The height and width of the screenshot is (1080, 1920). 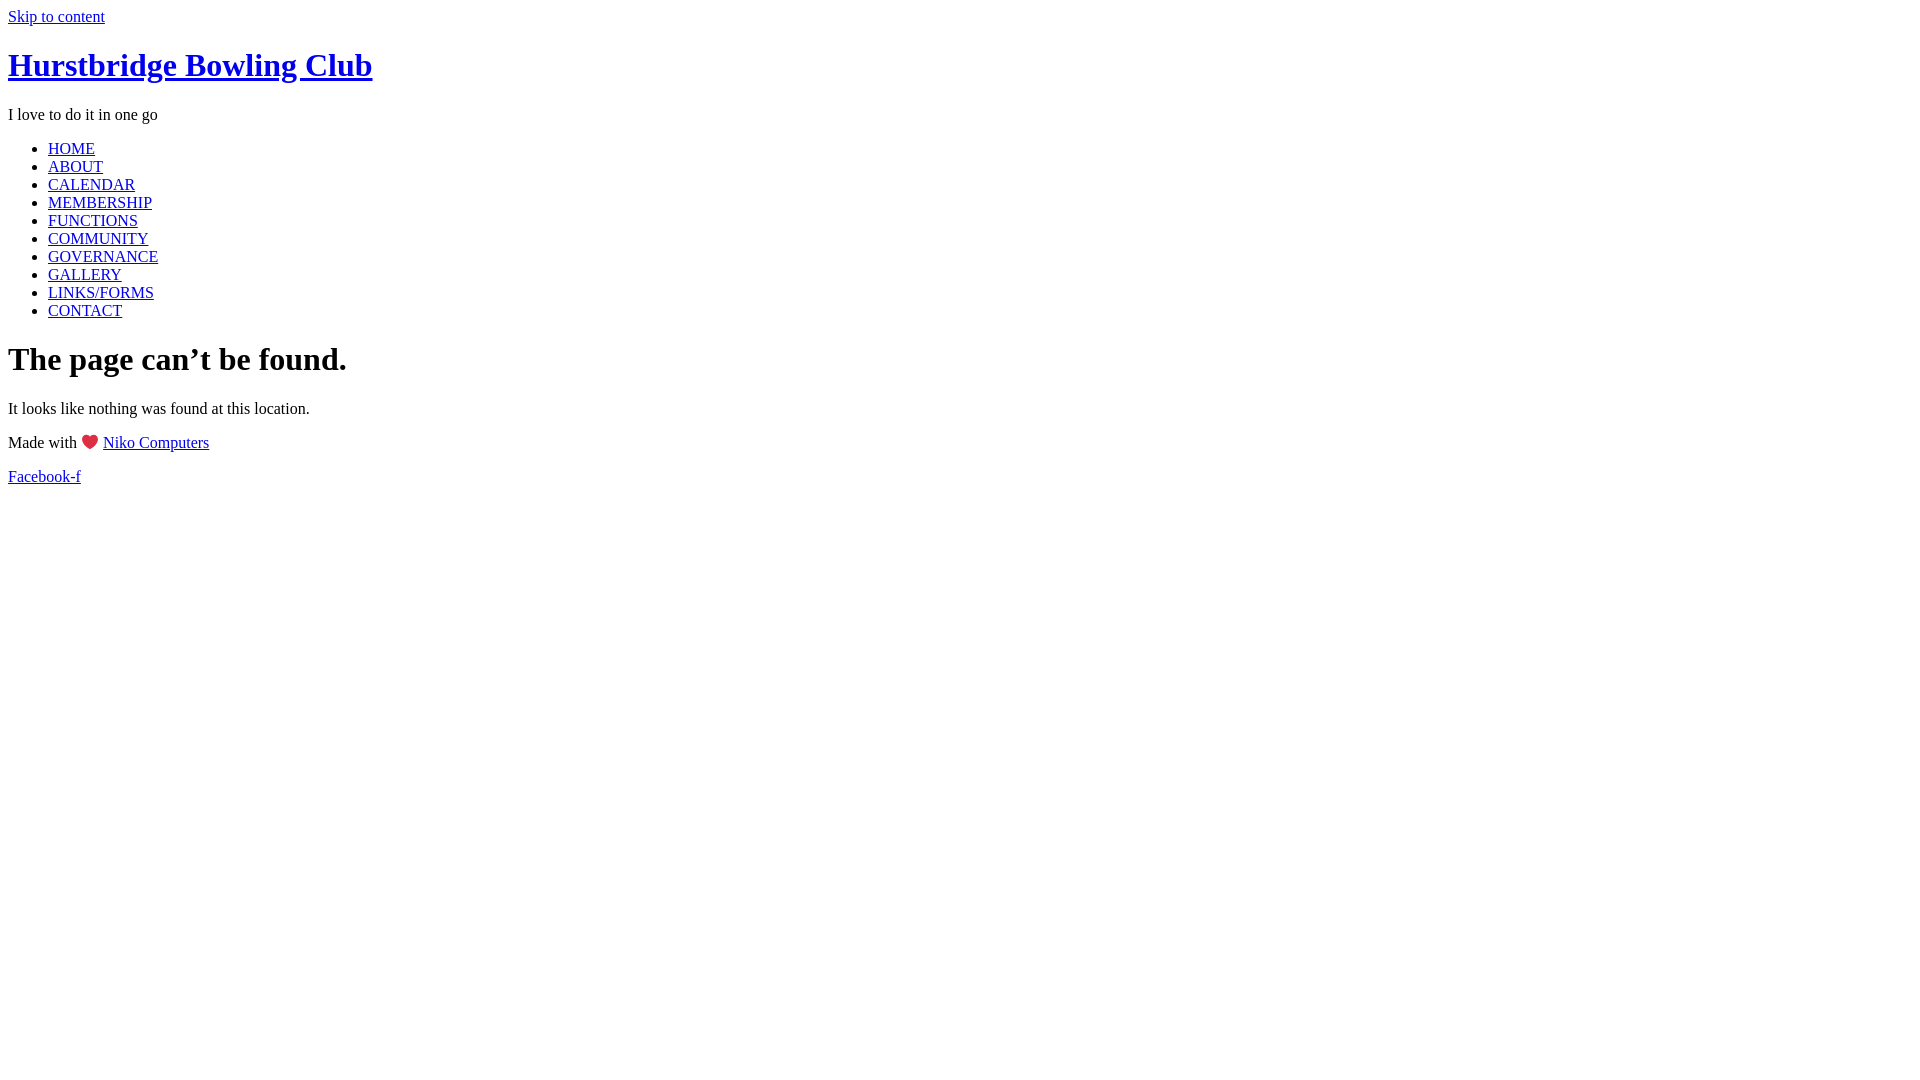 I want to click on 'Facebook-f', so click(x=44, y=476).